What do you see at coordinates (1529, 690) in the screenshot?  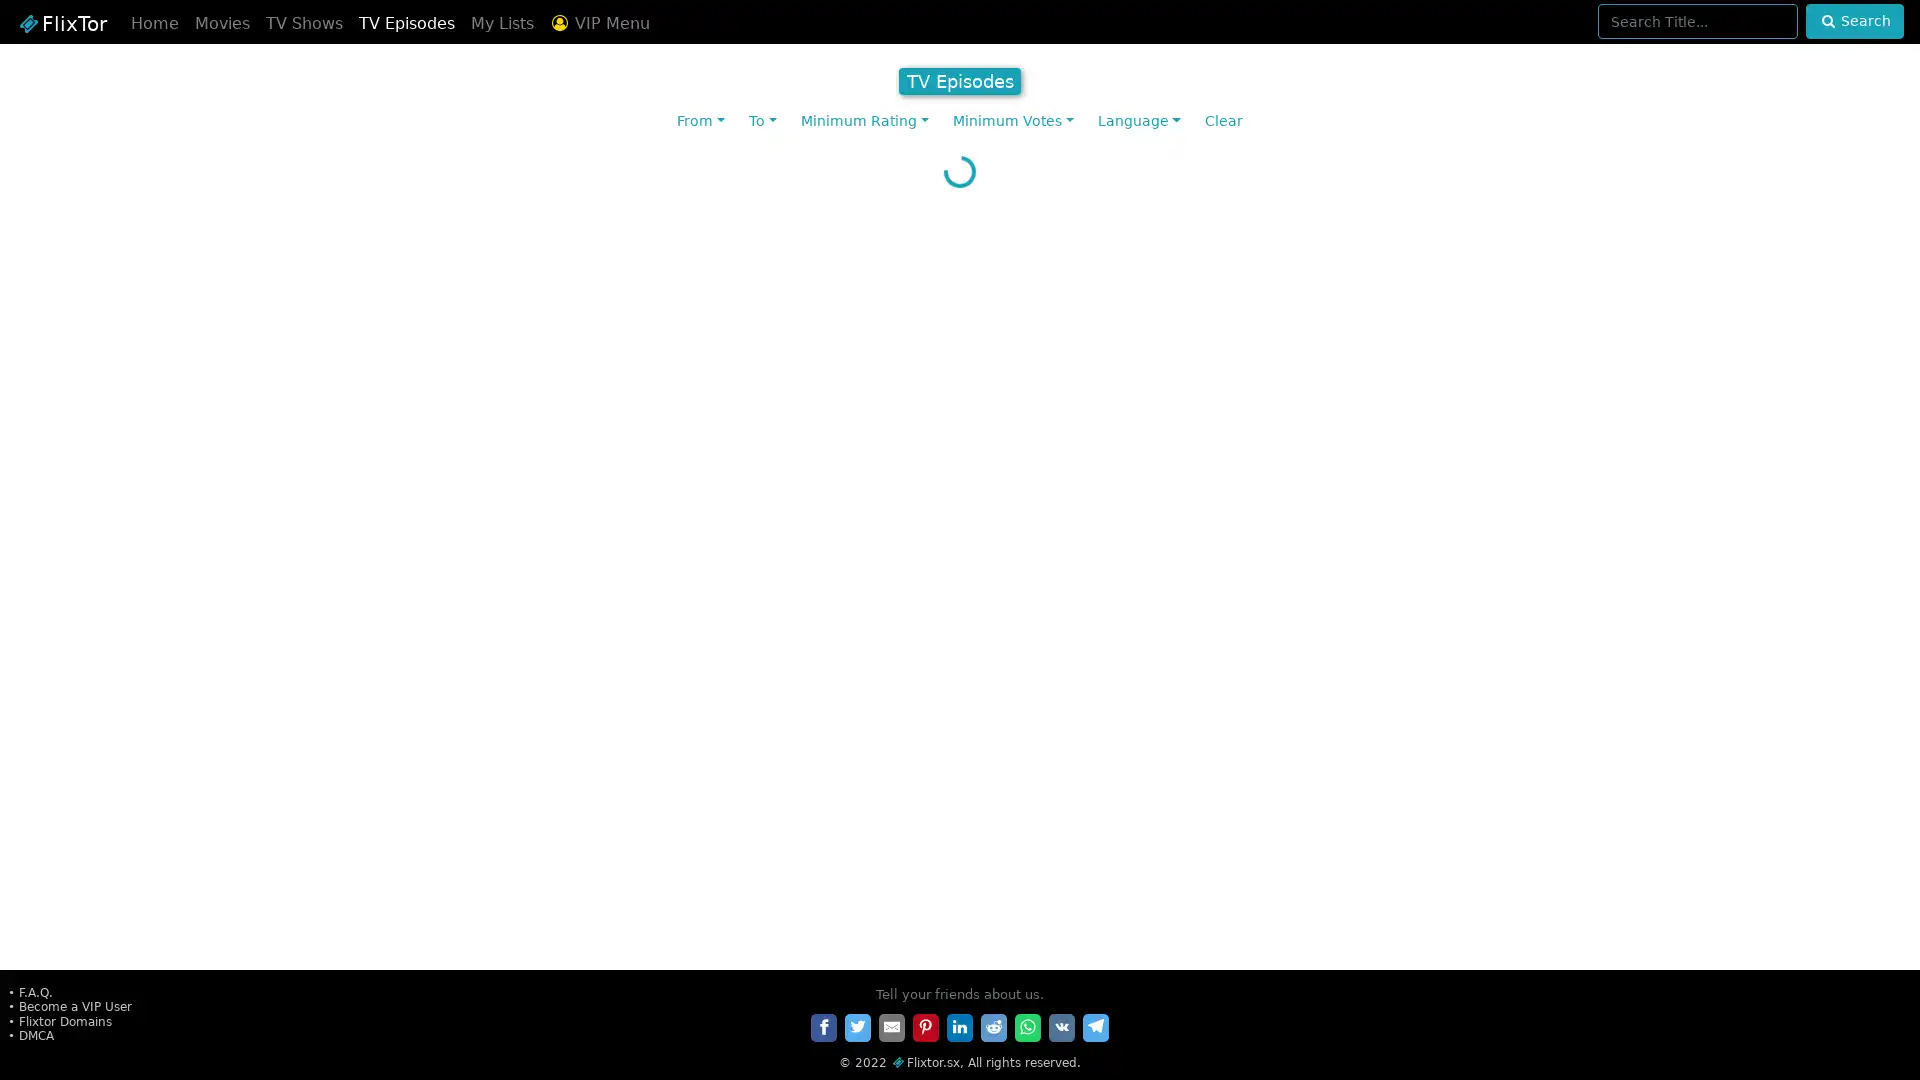 I see `Watch Now` at bounding box center [1529, 690].